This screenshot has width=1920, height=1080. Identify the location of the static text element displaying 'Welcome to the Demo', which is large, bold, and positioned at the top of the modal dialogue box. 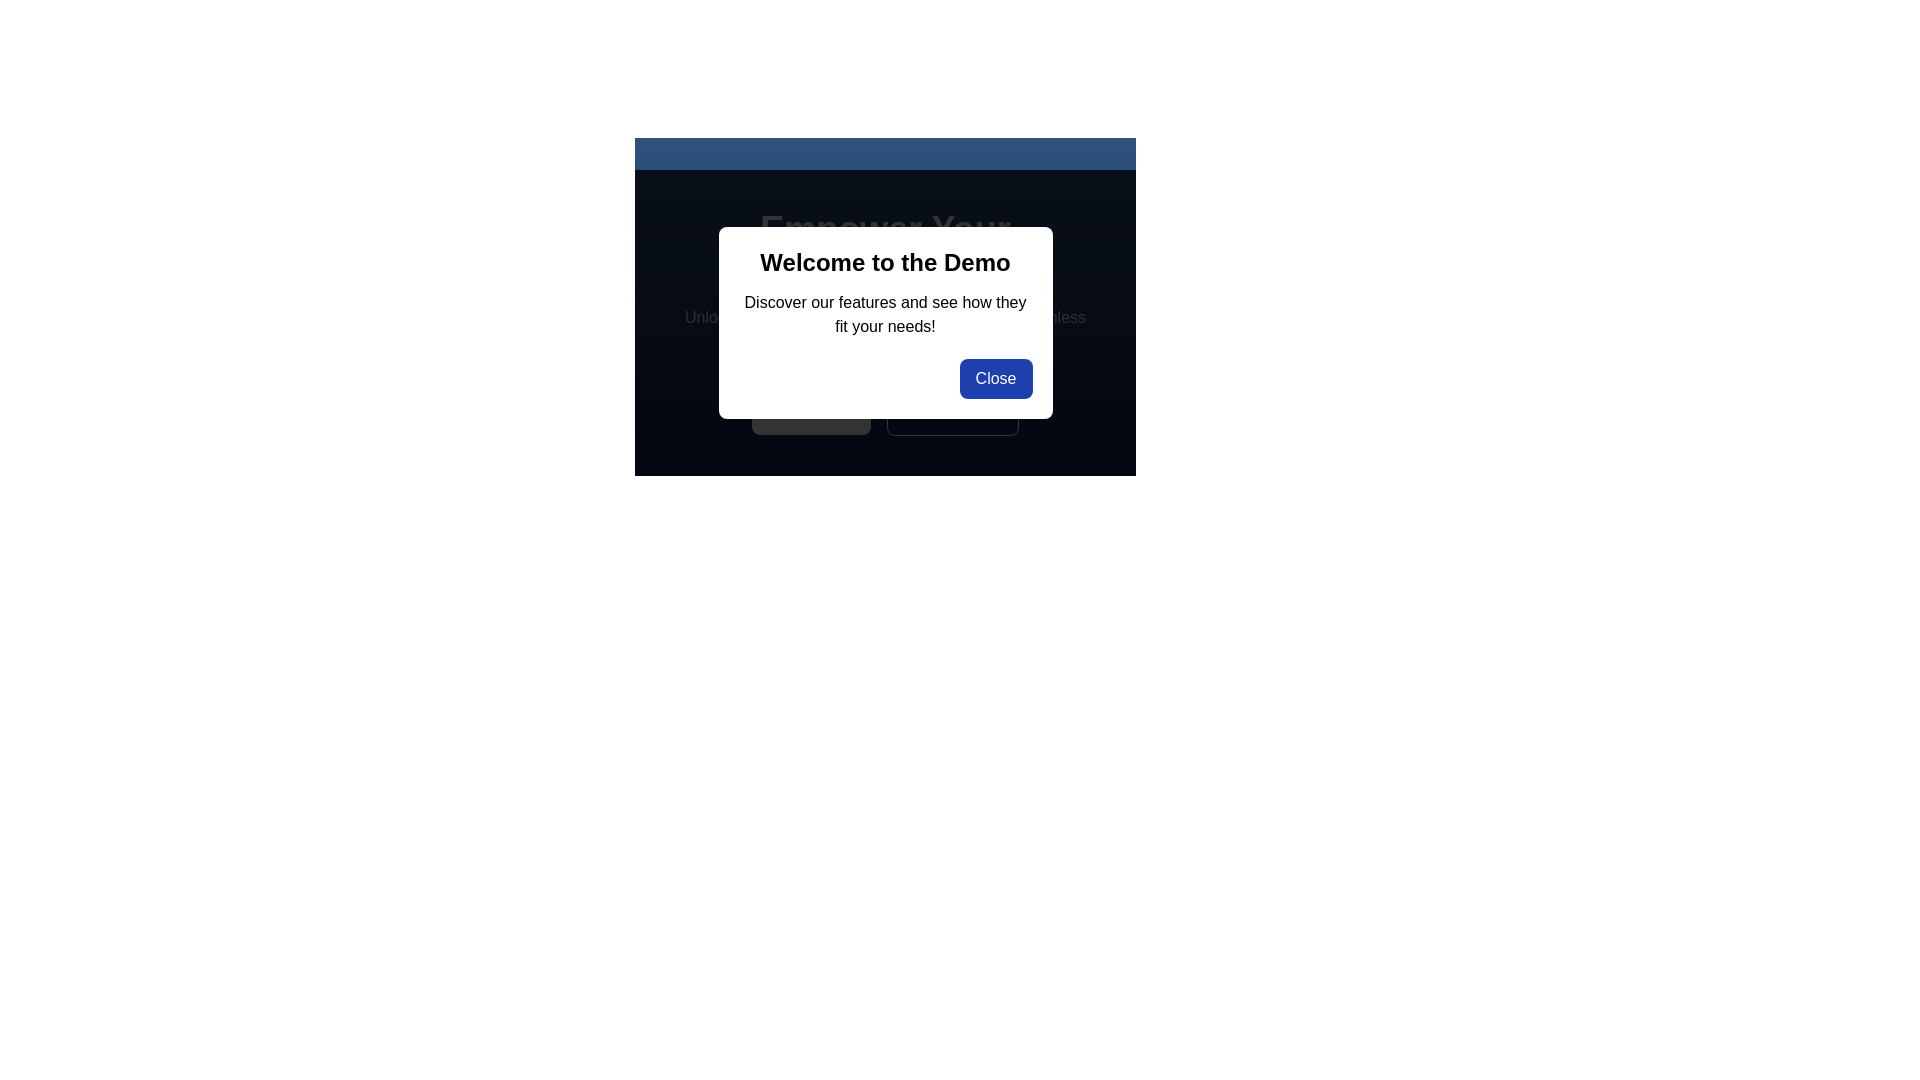
(884, 261).